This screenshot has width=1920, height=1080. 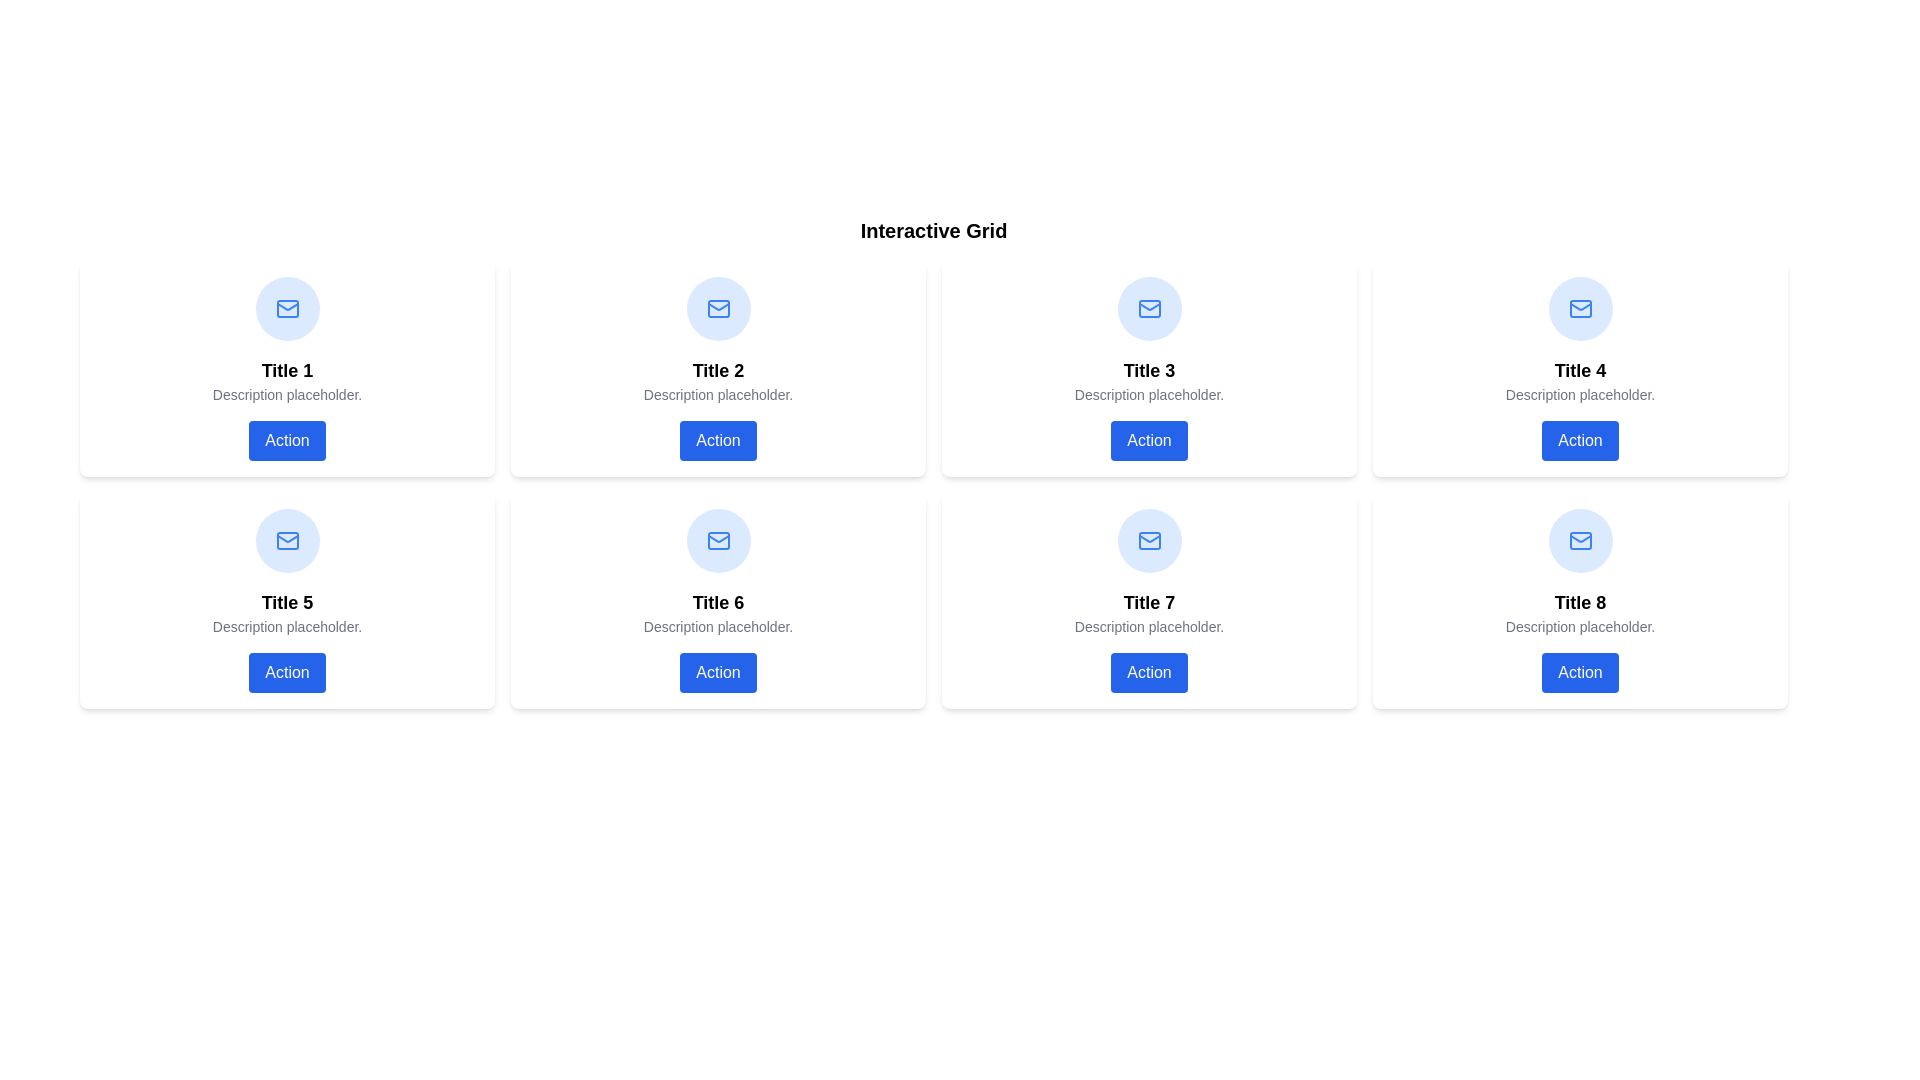 I want to click on the blue envelope icon which is located at the top area of the card titled 'Title 6' in the second row of the grid, so click(x=718, y=540).